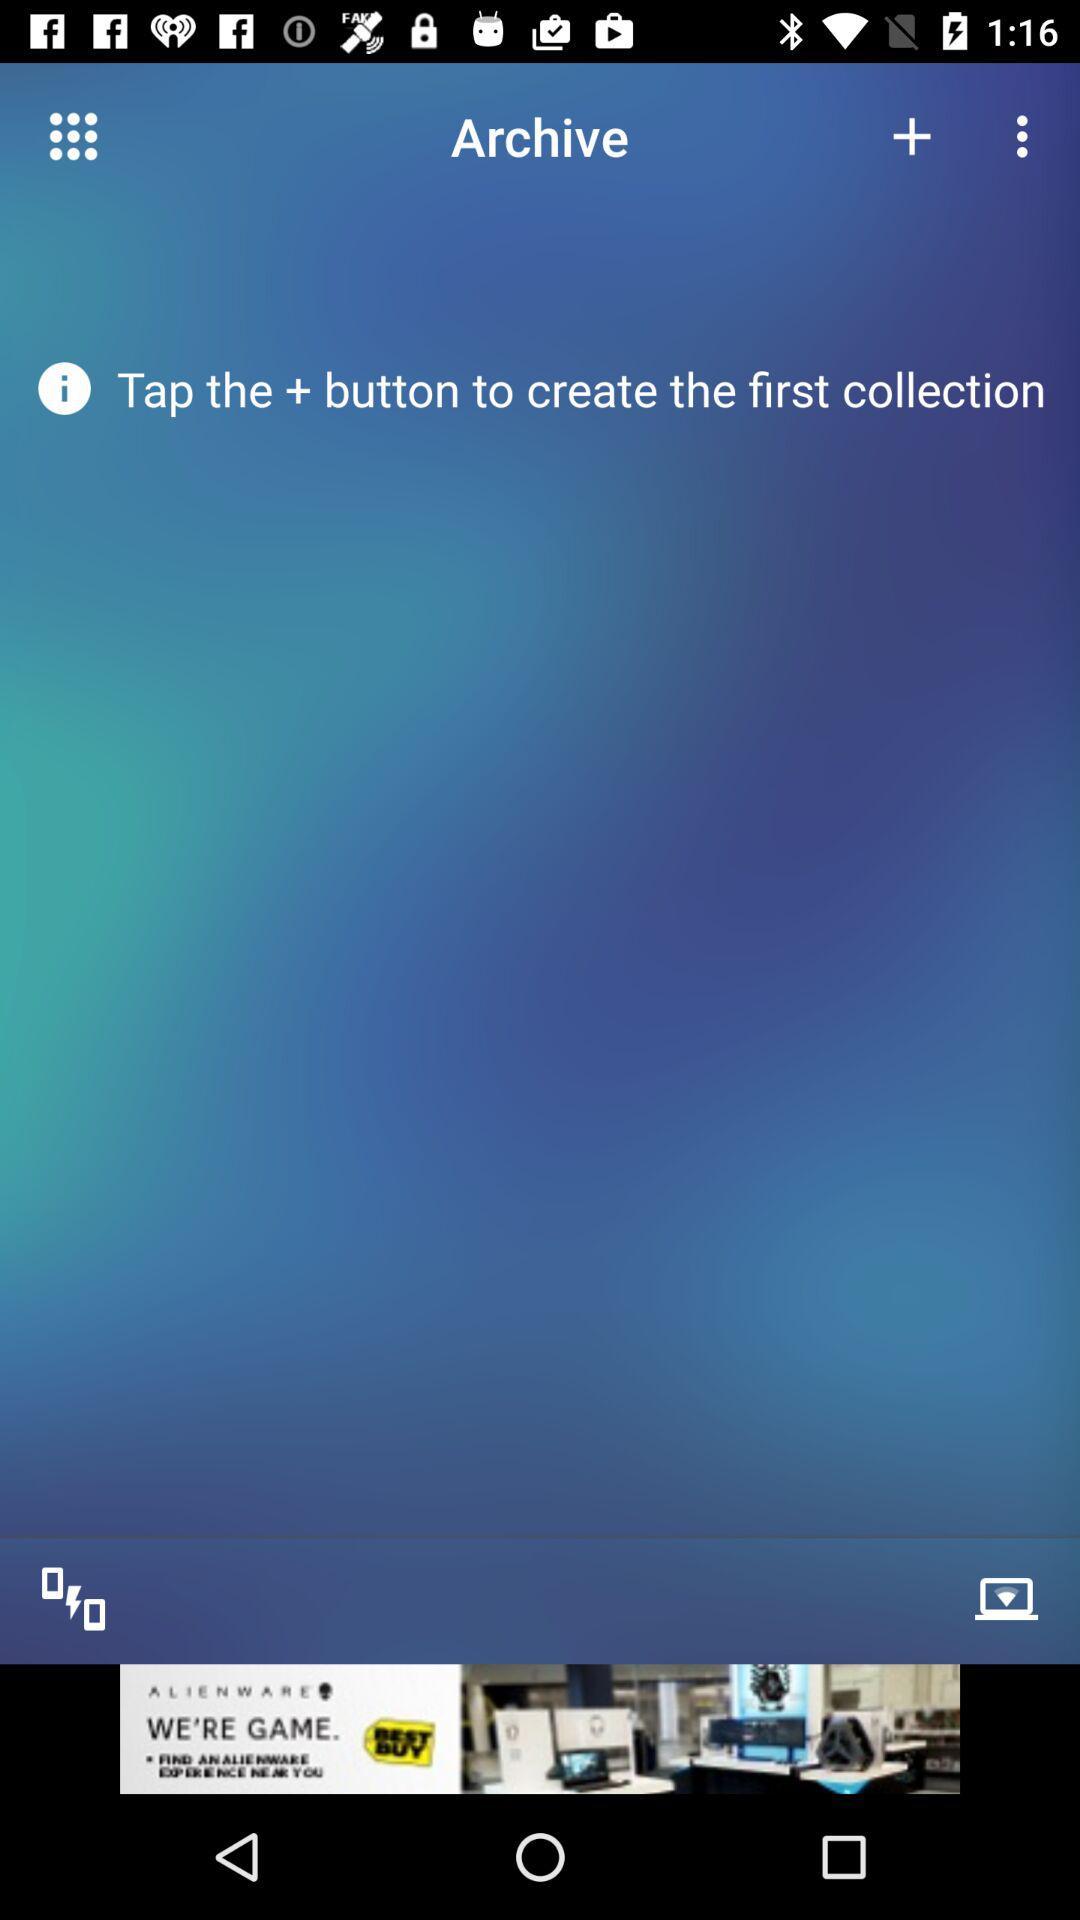  Describe the element at coordinates (540, 1727) in the screenshot. I see `advertisement banner` at that location.